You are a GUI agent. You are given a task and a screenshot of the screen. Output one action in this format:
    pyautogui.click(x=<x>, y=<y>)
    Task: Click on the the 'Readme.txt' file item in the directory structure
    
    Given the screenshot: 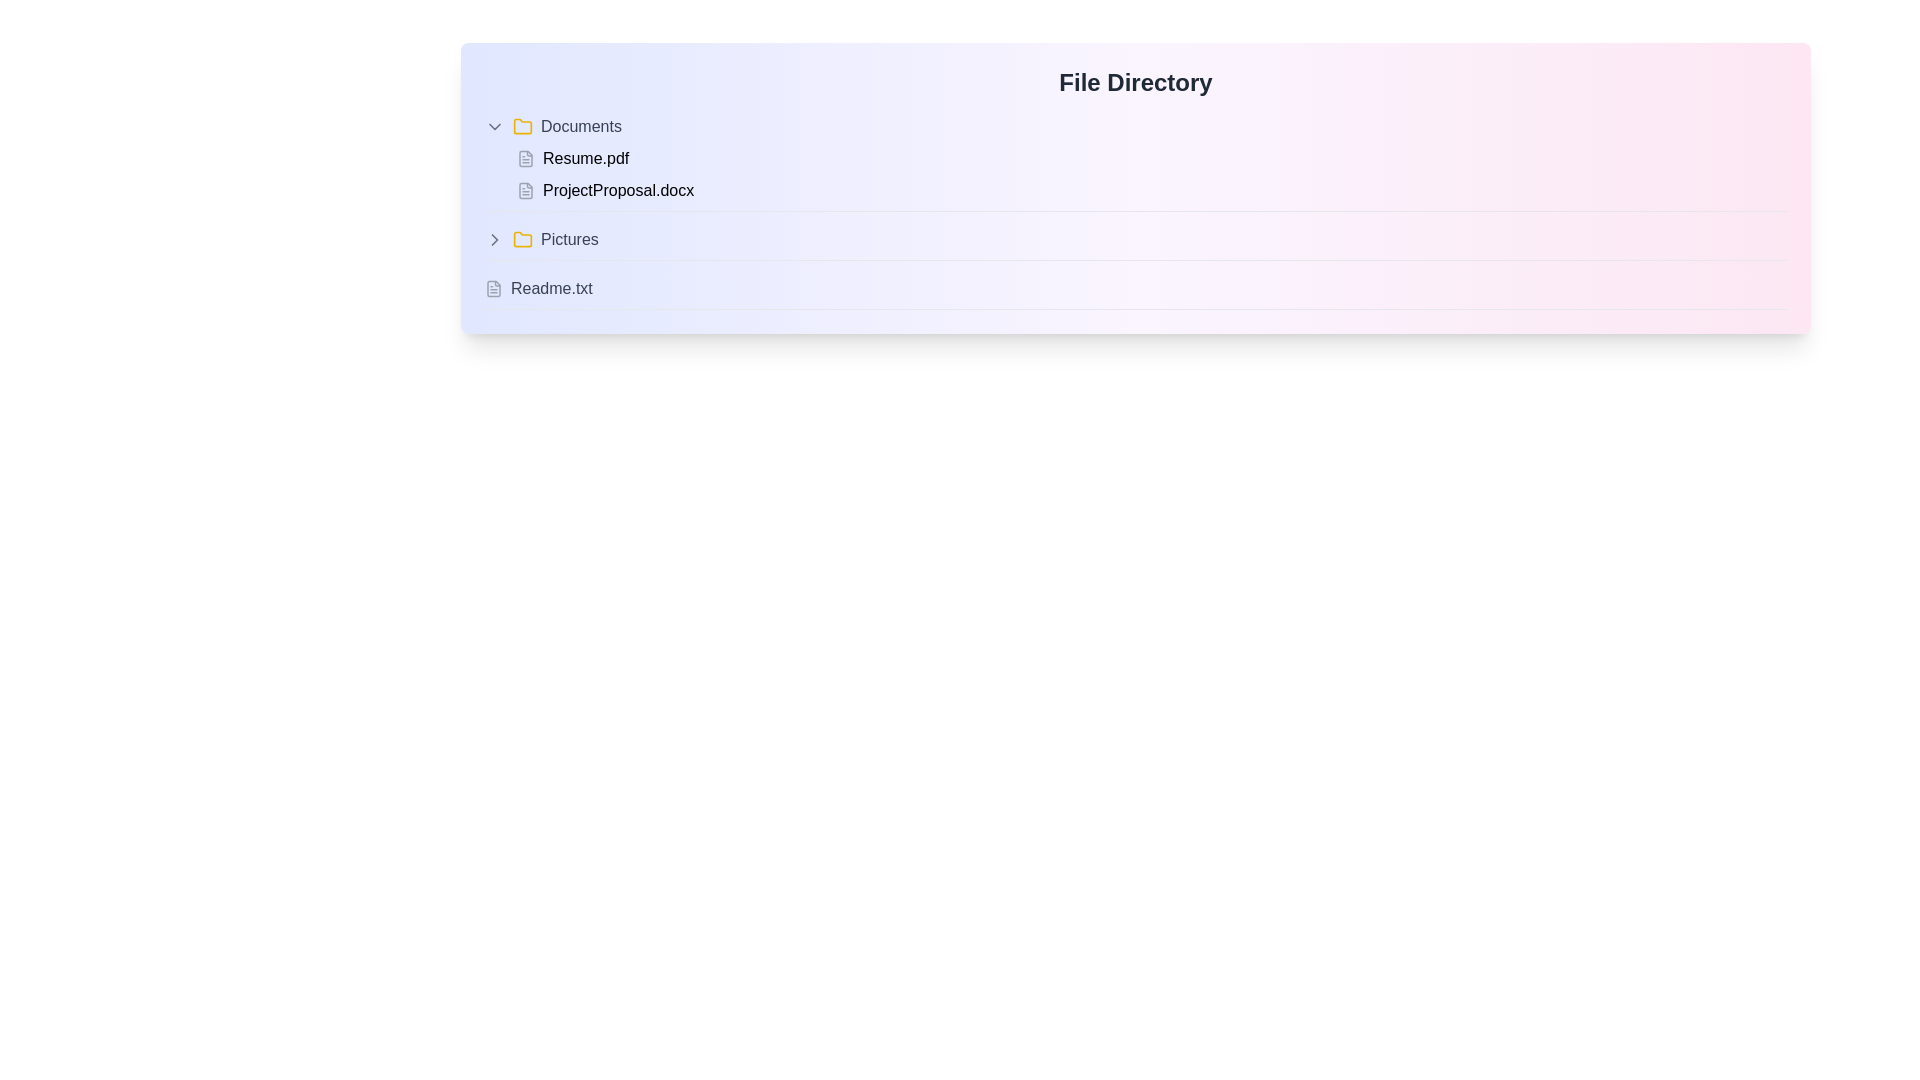 What is the action you would take?
    pyautogui.click(x=1136, y=289)
    